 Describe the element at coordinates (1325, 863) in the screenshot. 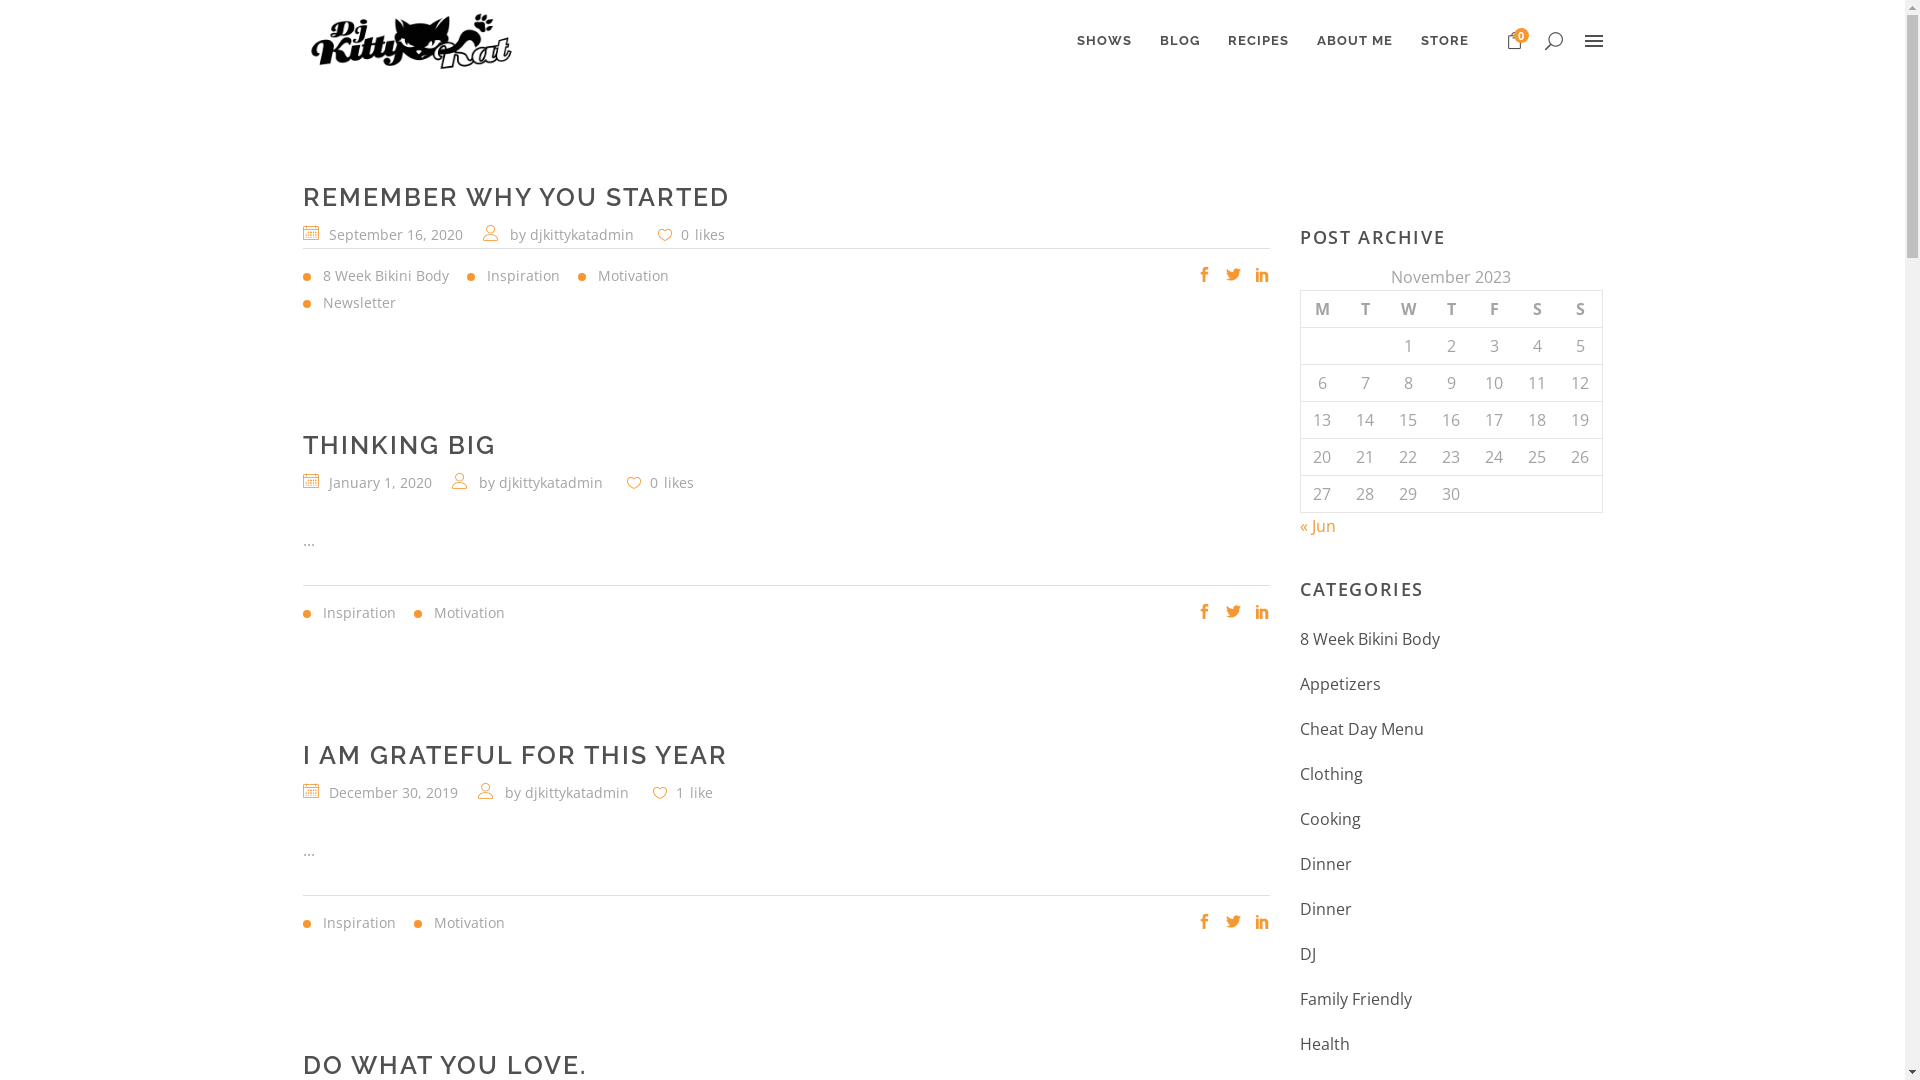

I see `'Dinner'` at that location.